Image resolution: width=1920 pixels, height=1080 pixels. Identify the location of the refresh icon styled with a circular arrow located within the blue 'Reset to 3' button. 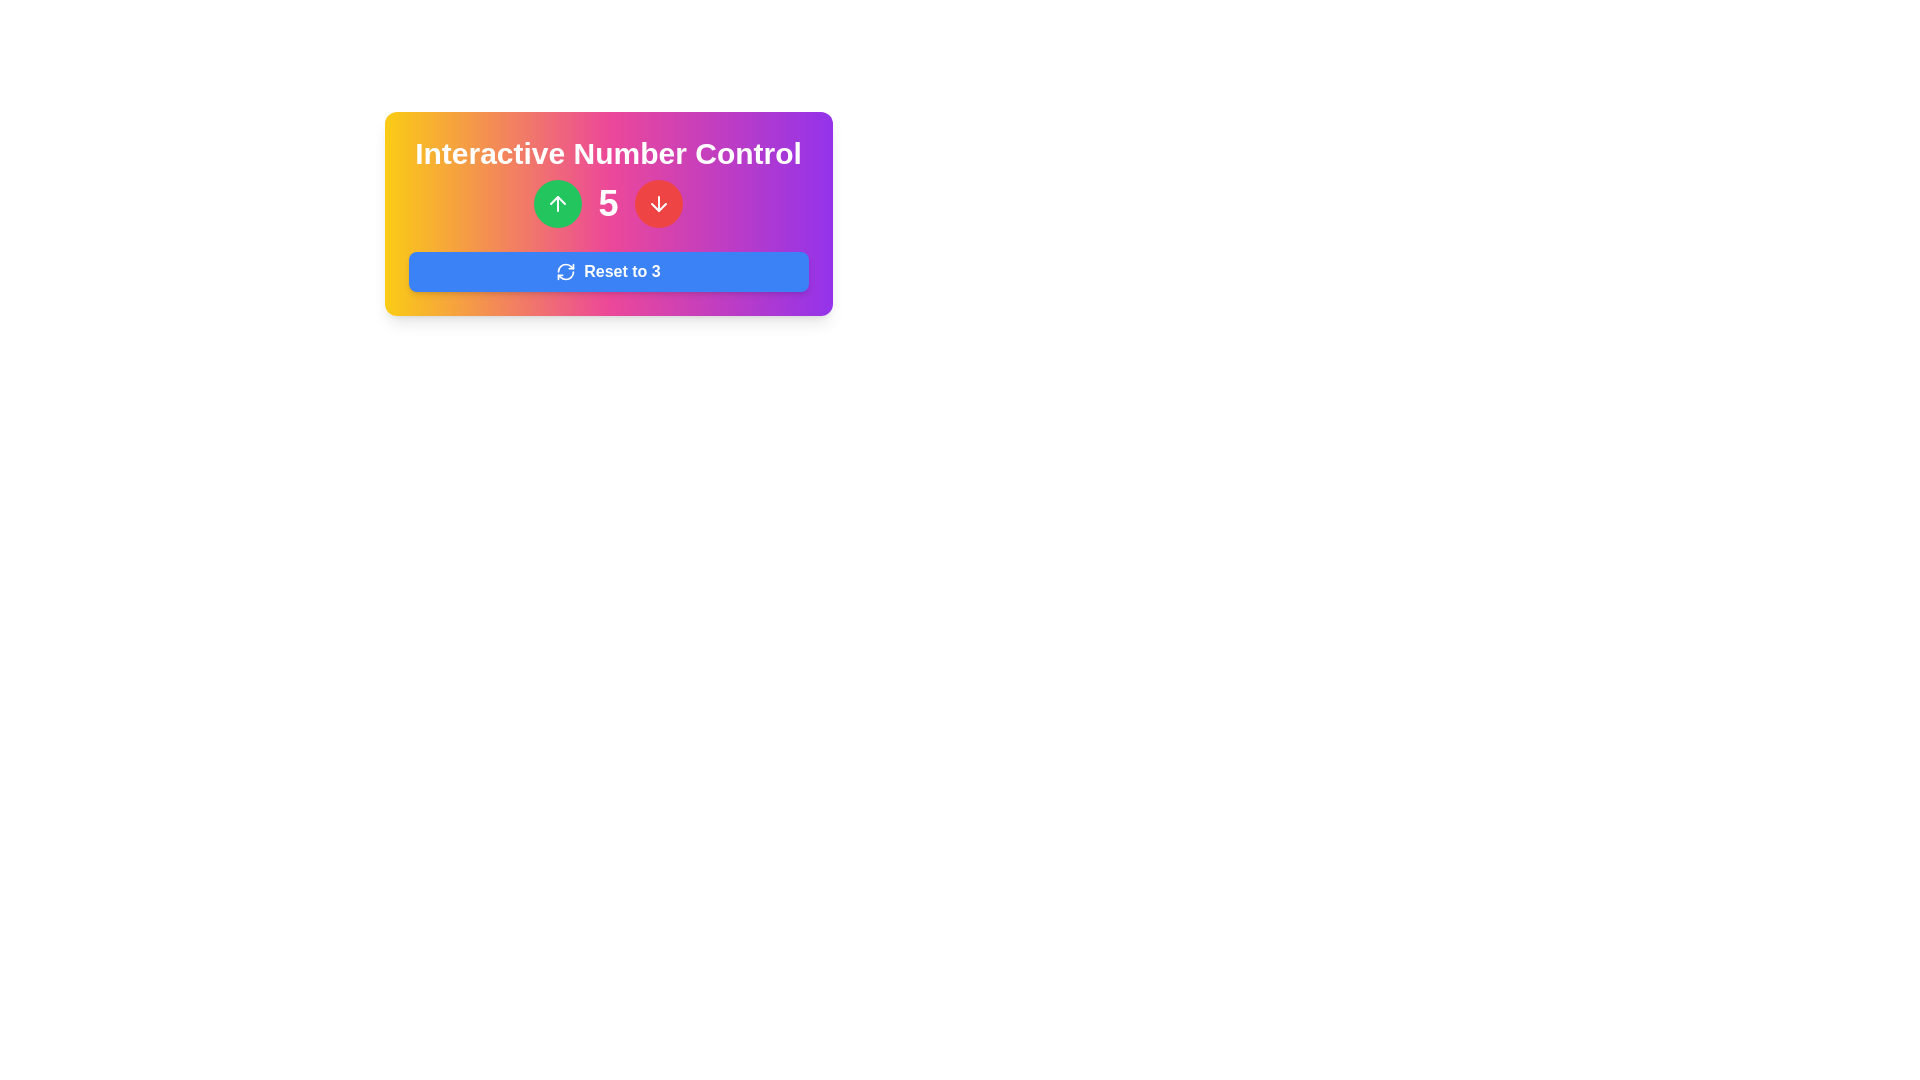
(565, 272).